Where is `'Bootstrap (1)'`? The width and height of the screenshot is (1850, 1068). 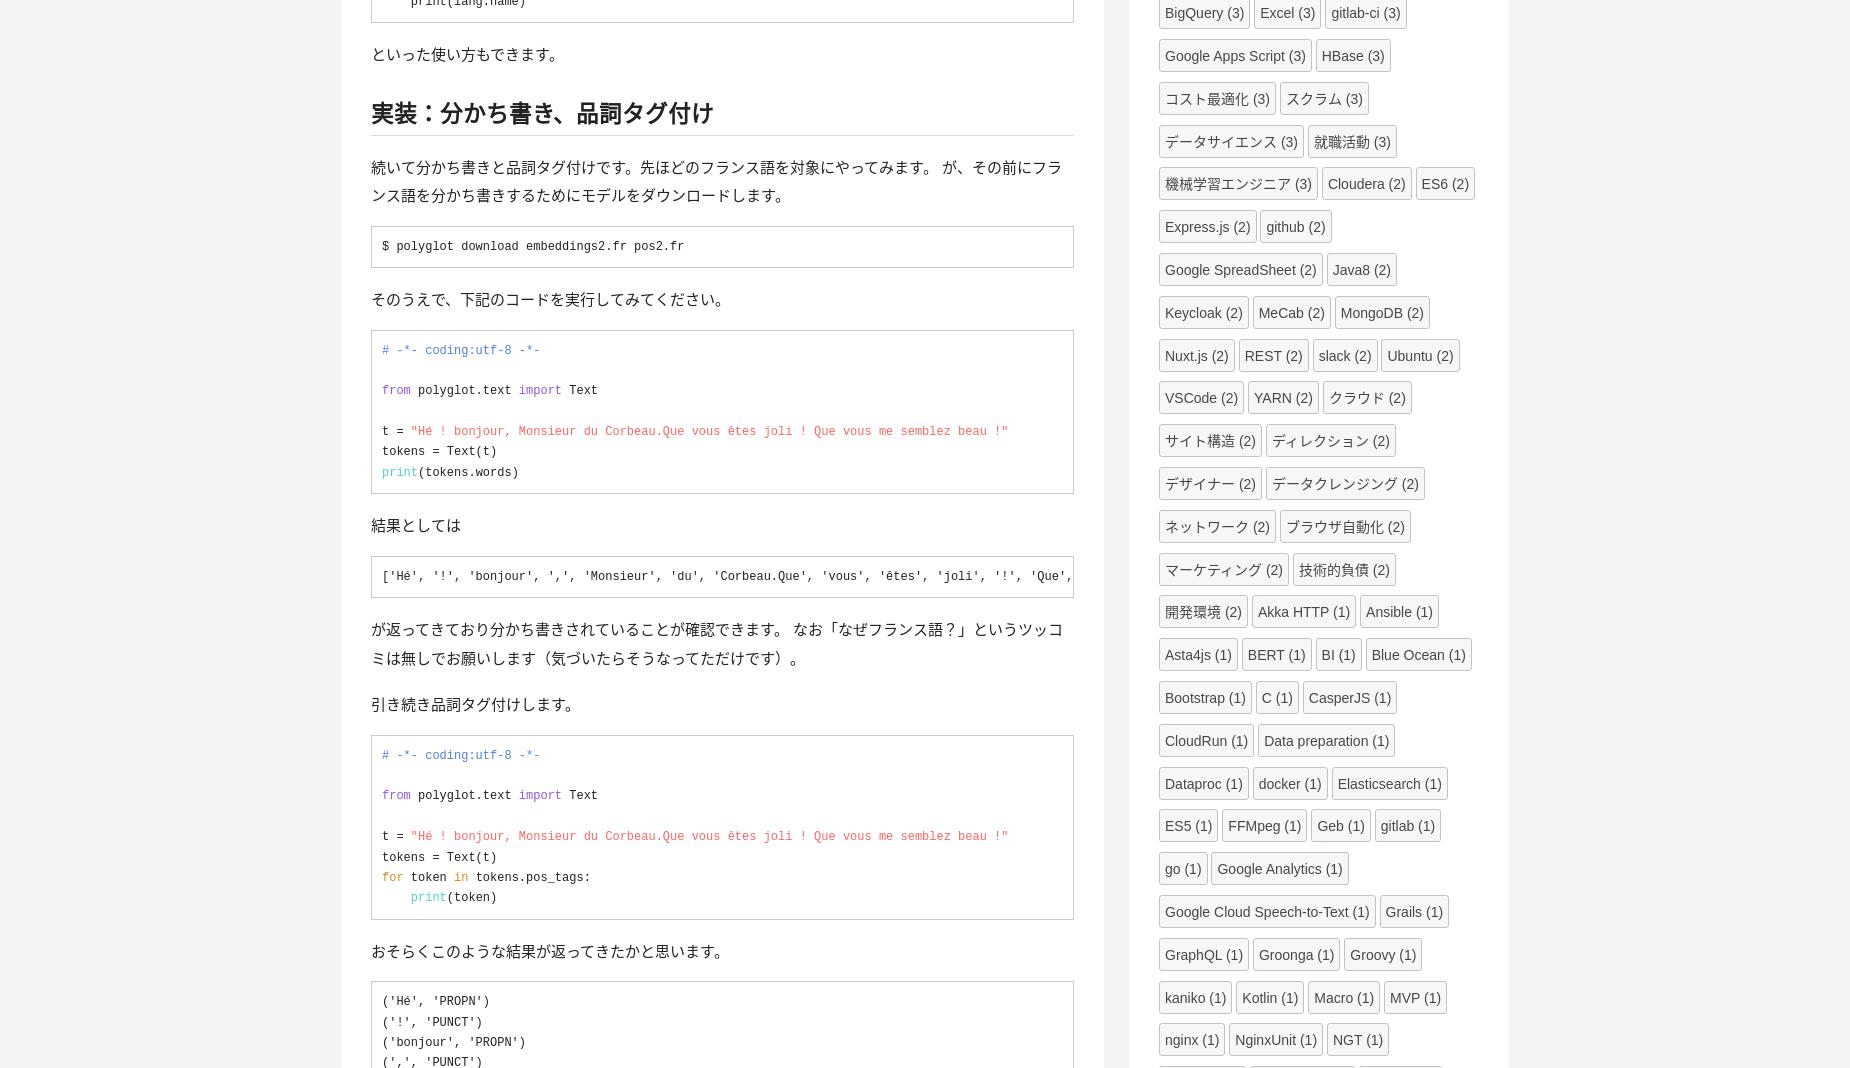
'Bootstrap (1)' is located at coordinates (1204, 698).